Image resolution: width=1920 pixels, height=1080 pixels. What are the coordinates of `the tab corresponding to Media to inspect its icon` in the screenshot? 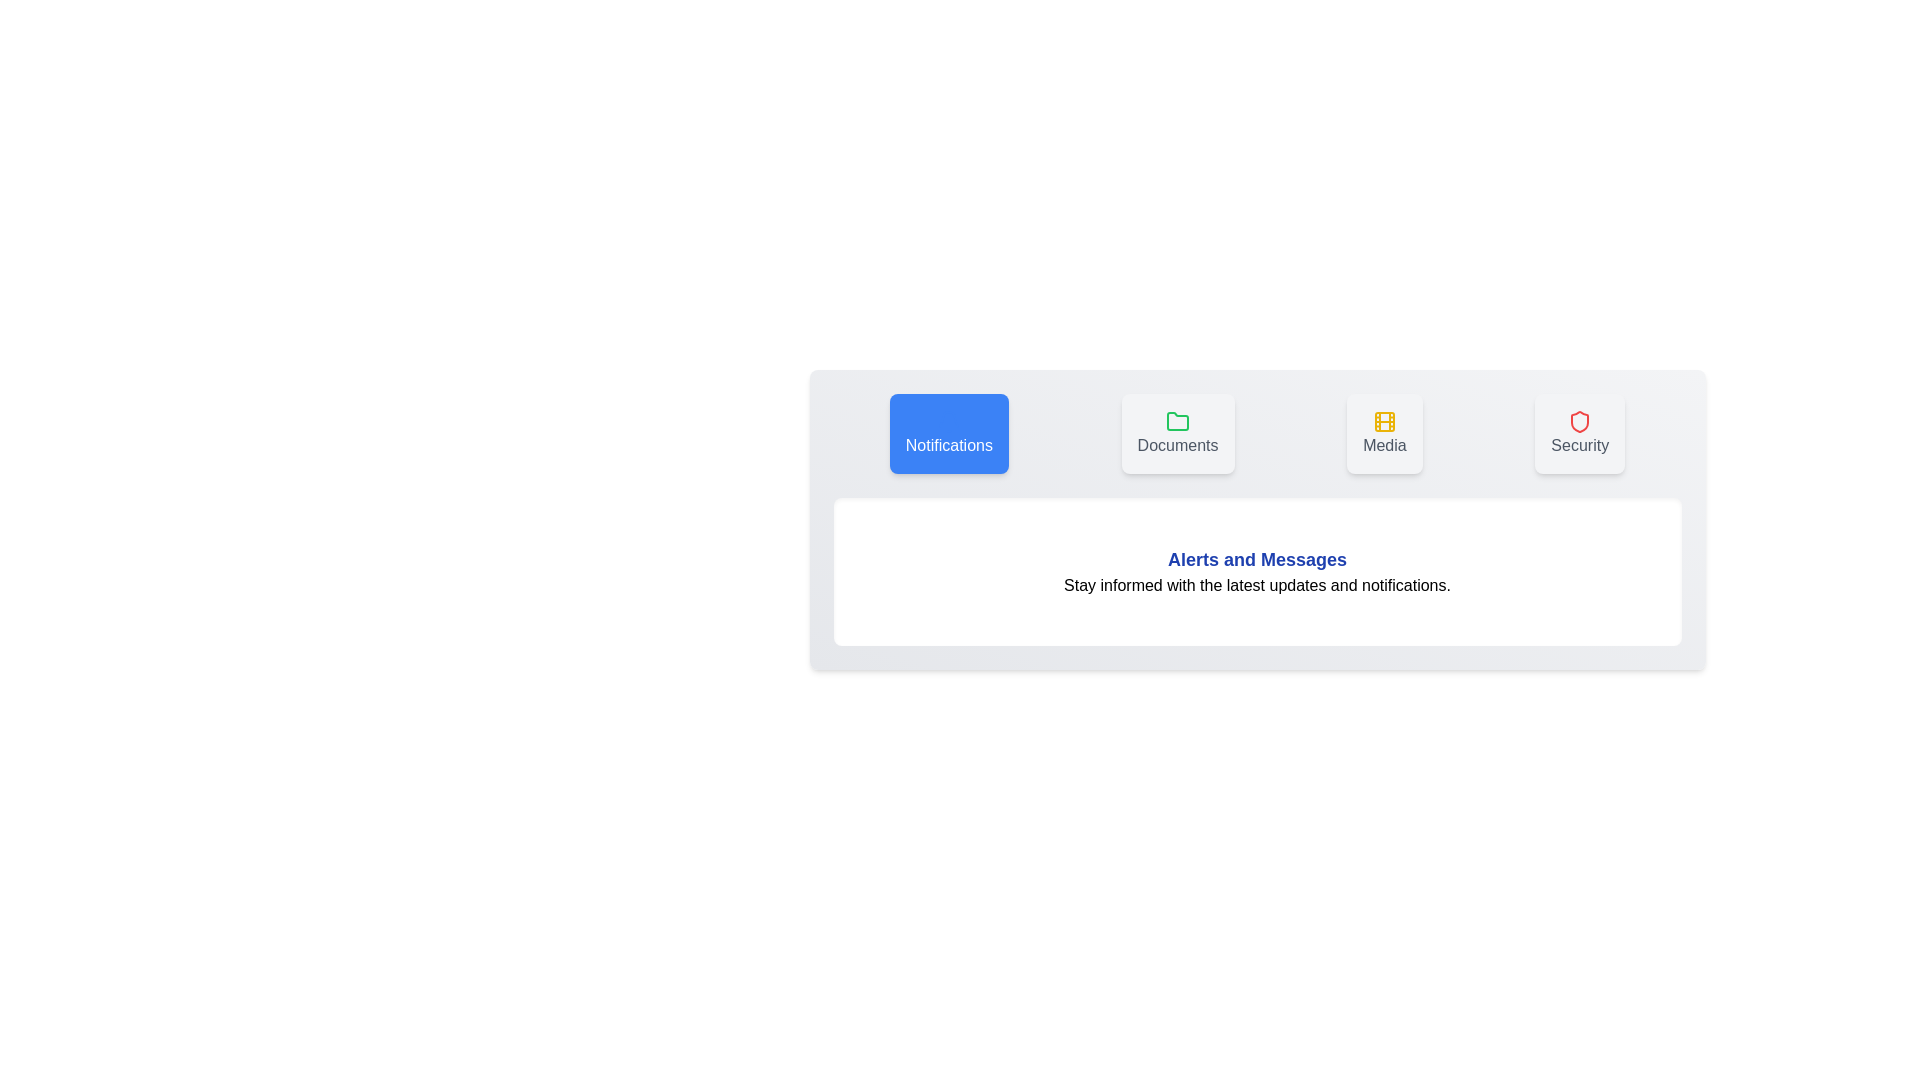 It's located at (1384, 433).